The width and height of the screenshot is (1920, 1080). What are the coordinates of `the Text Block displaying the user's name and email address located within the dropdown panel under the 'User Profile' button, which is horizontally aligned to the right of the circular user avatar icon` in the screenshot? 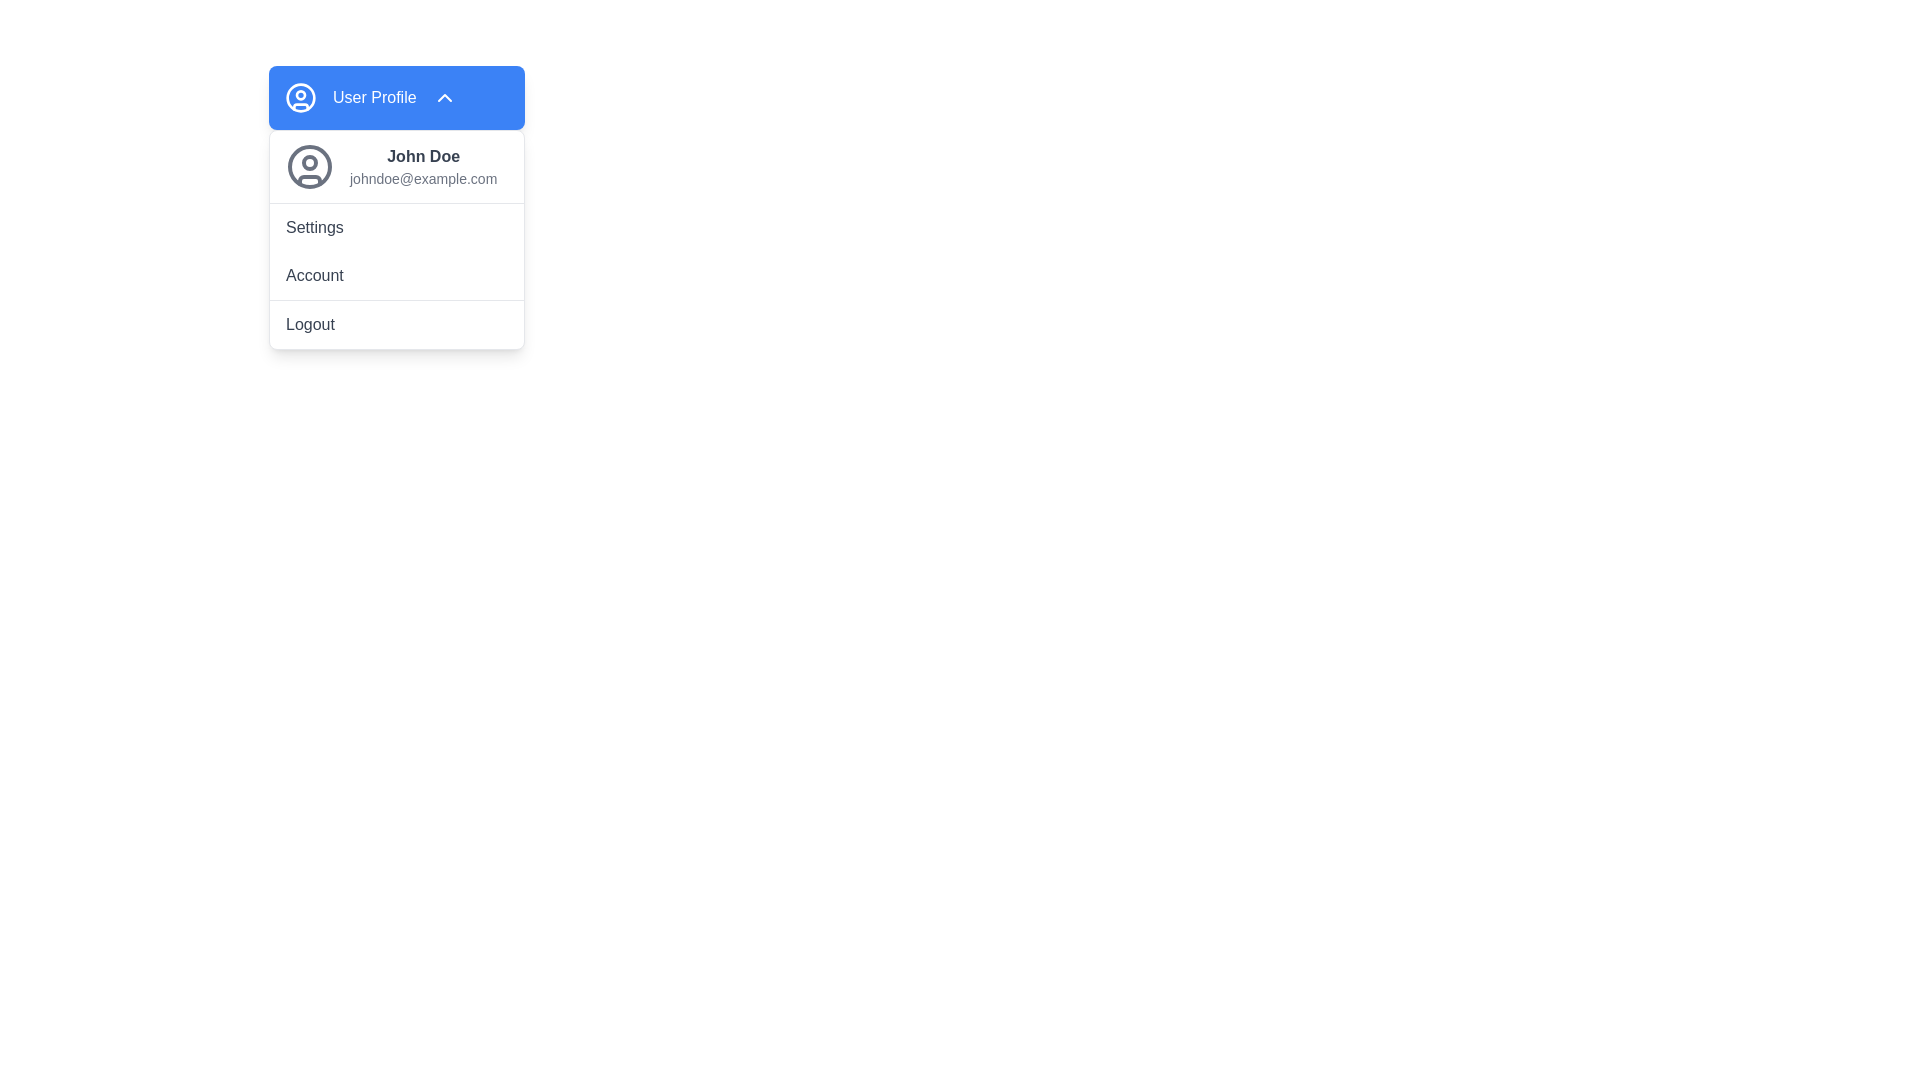 It's located at (422, 165).